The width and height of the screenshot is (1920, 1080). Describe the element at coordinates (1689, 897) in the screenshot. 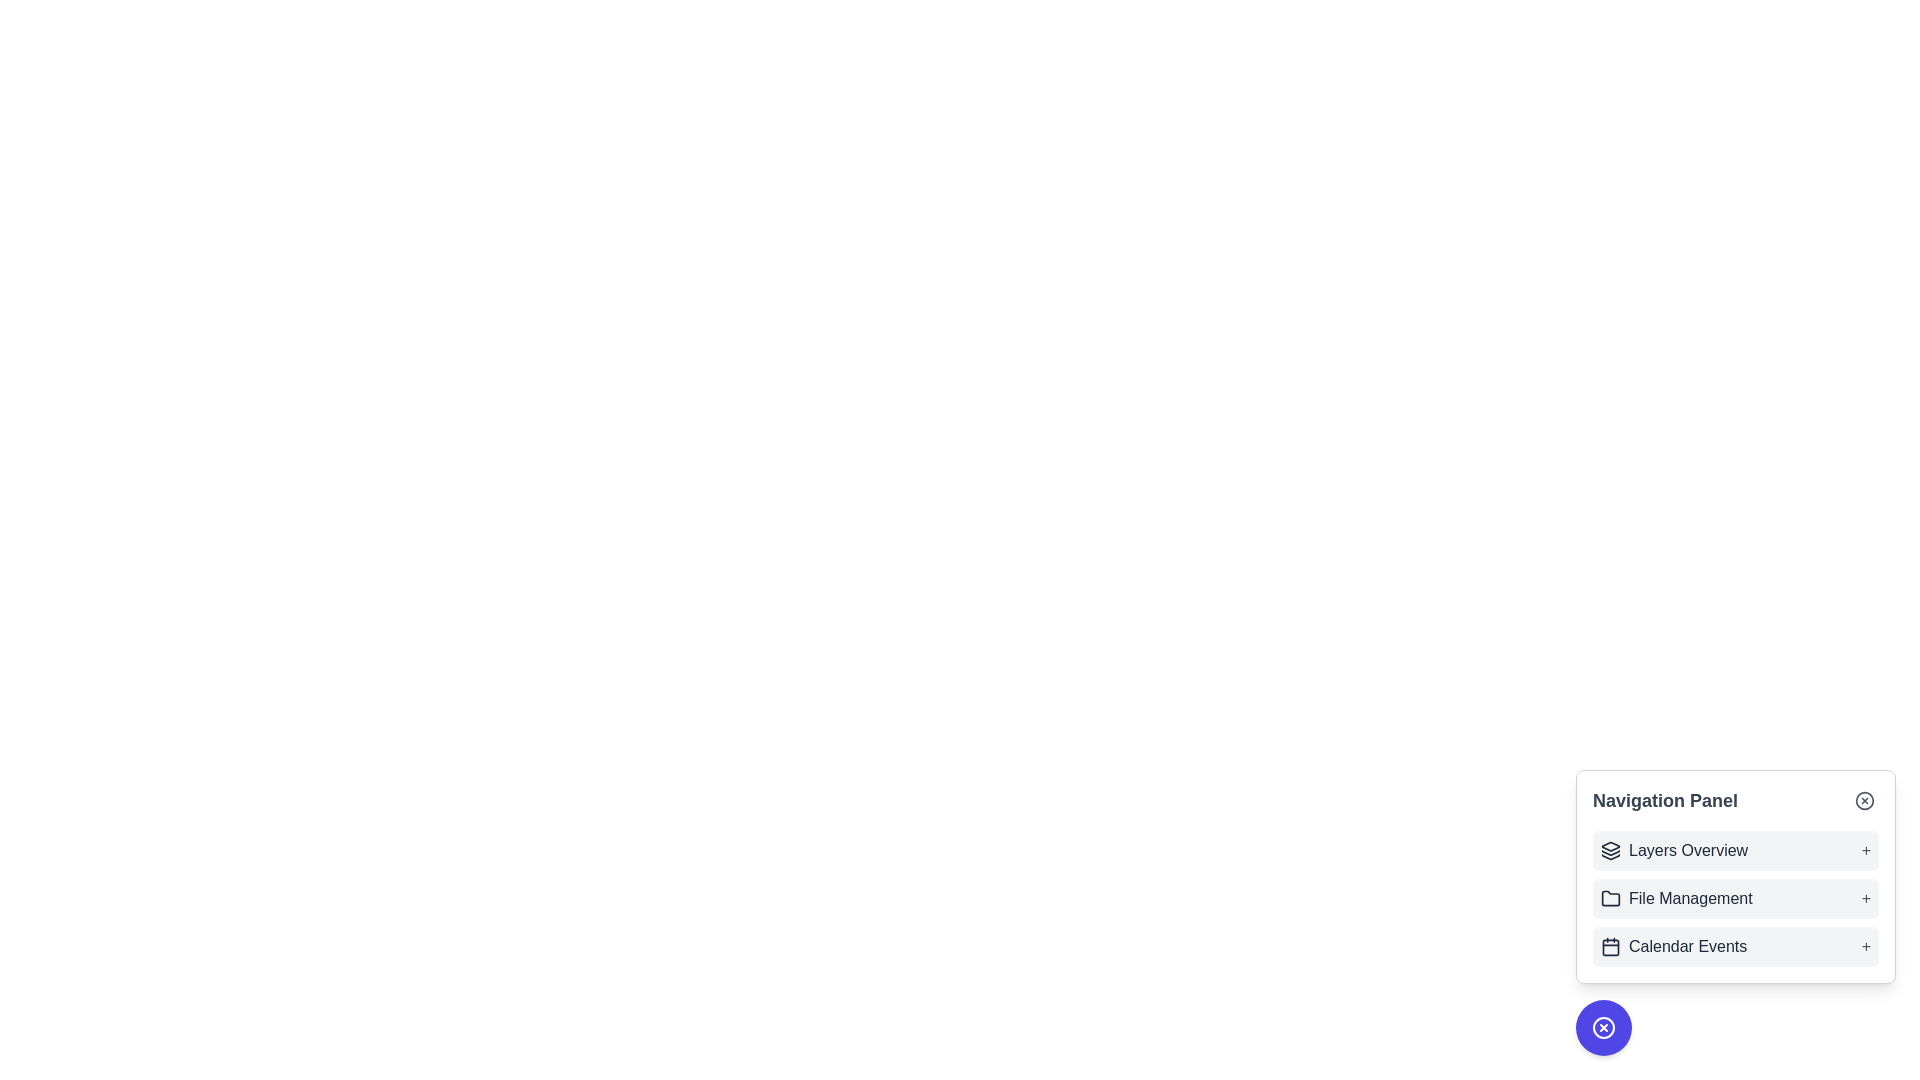

I see `the 'File Management' text label in the 'Navigation Panel', which is styled in a medium-weight, gray font and is the second entry in the vertical list, positioned between 'Layers Overview' and 'Calendar Events'` at that location.